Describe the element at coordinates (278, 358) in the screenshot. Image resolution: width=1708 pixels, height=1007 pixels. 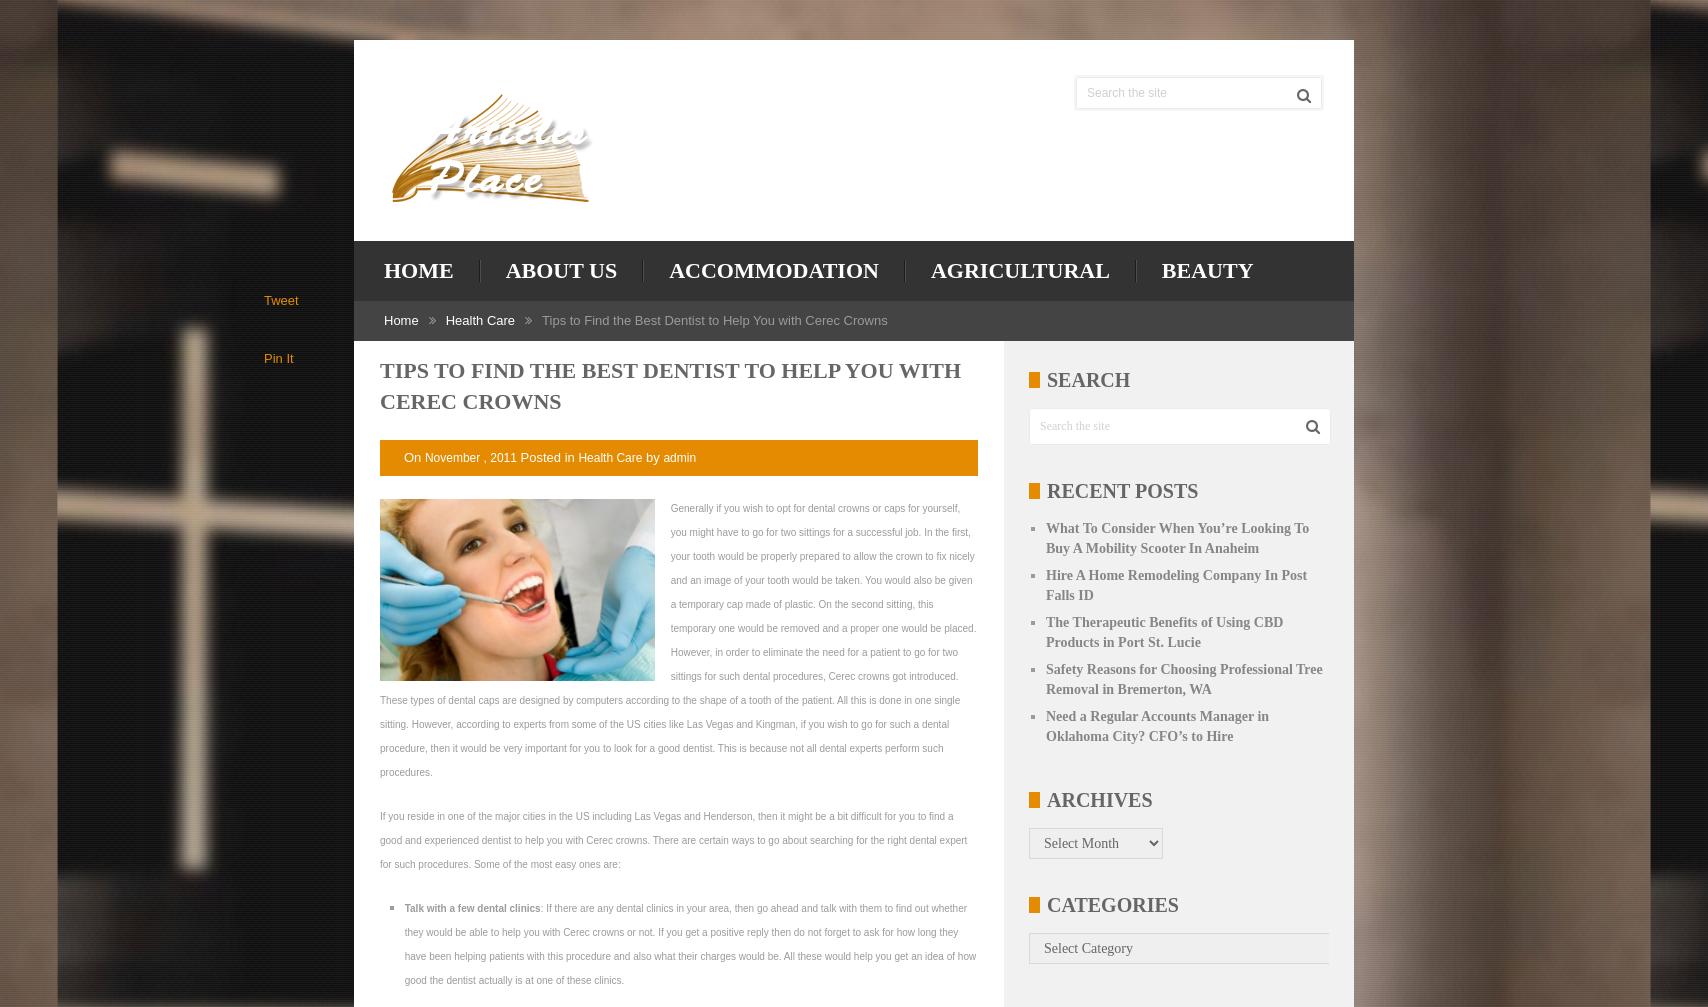
I see `'Pin It'` at that location.